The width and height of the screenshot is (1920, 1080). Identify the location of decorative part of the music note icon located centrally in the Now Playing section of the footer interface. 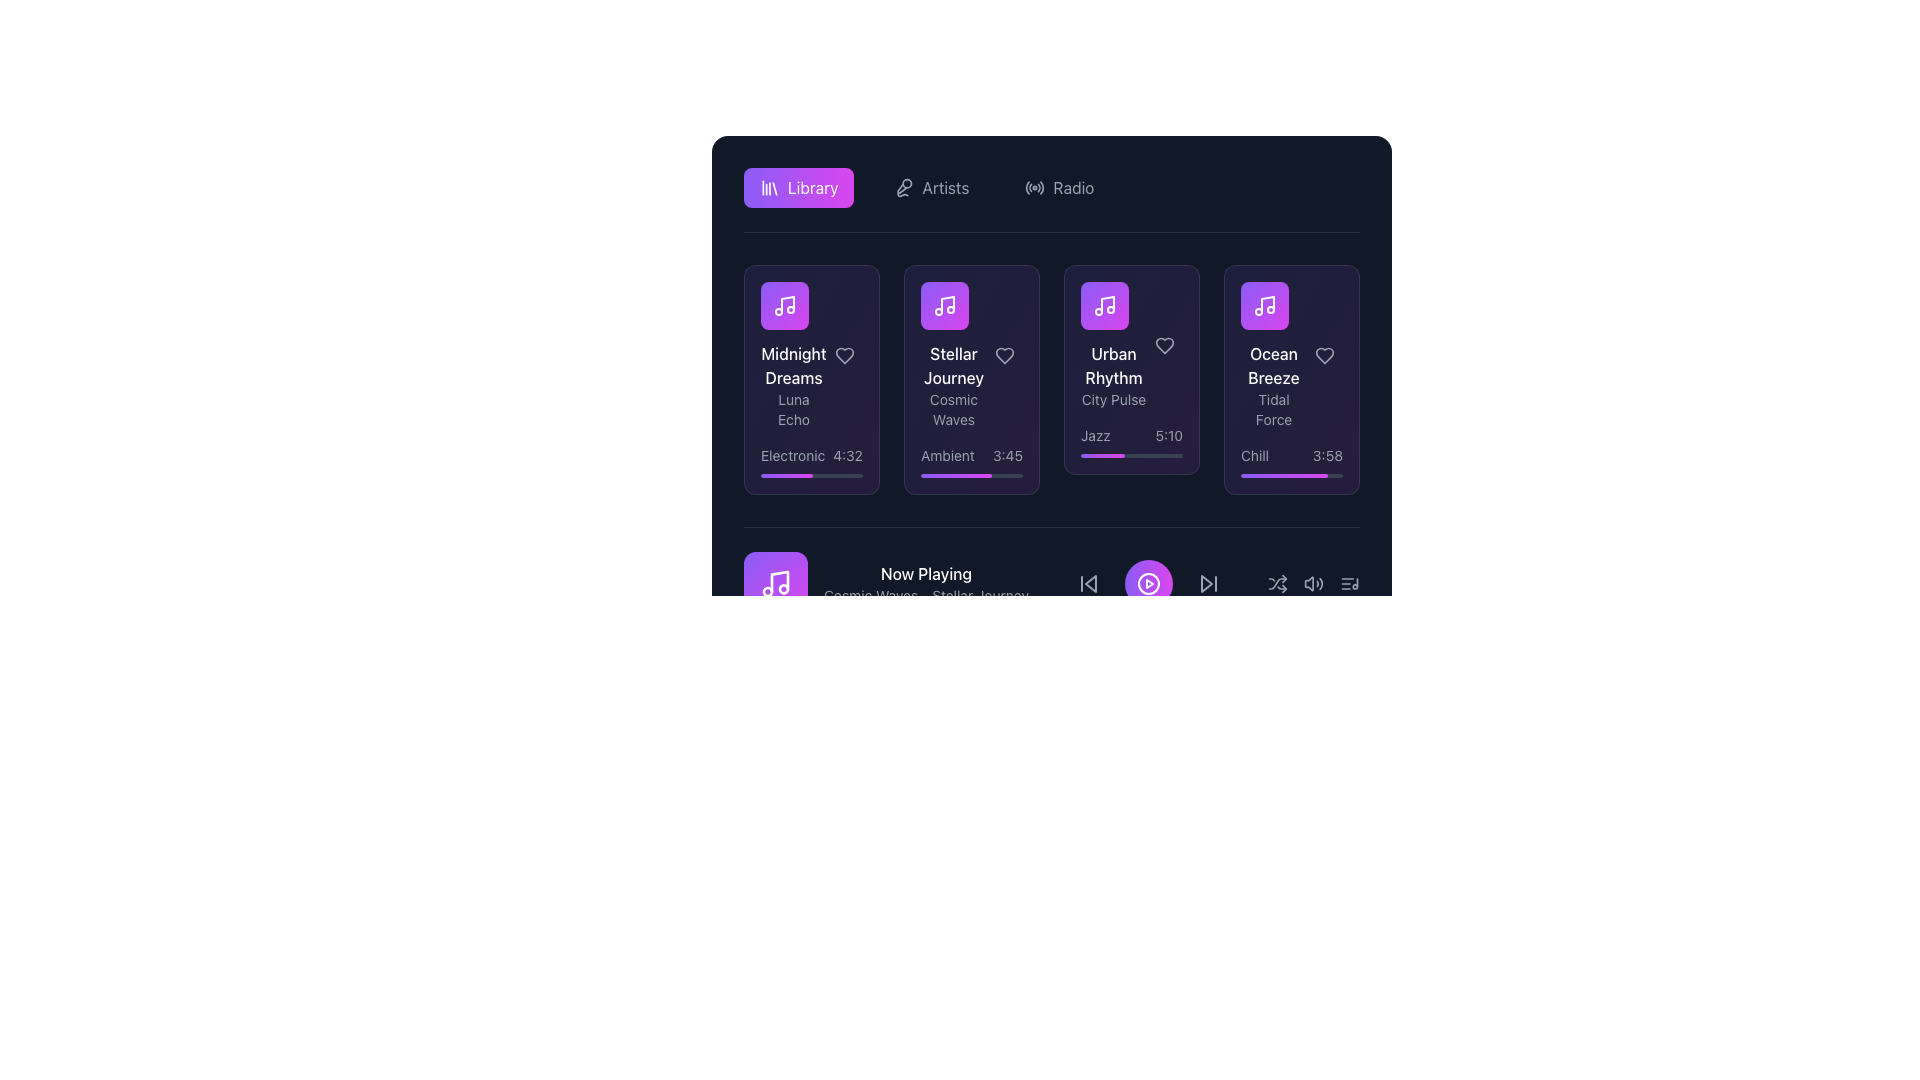
(778, 582).